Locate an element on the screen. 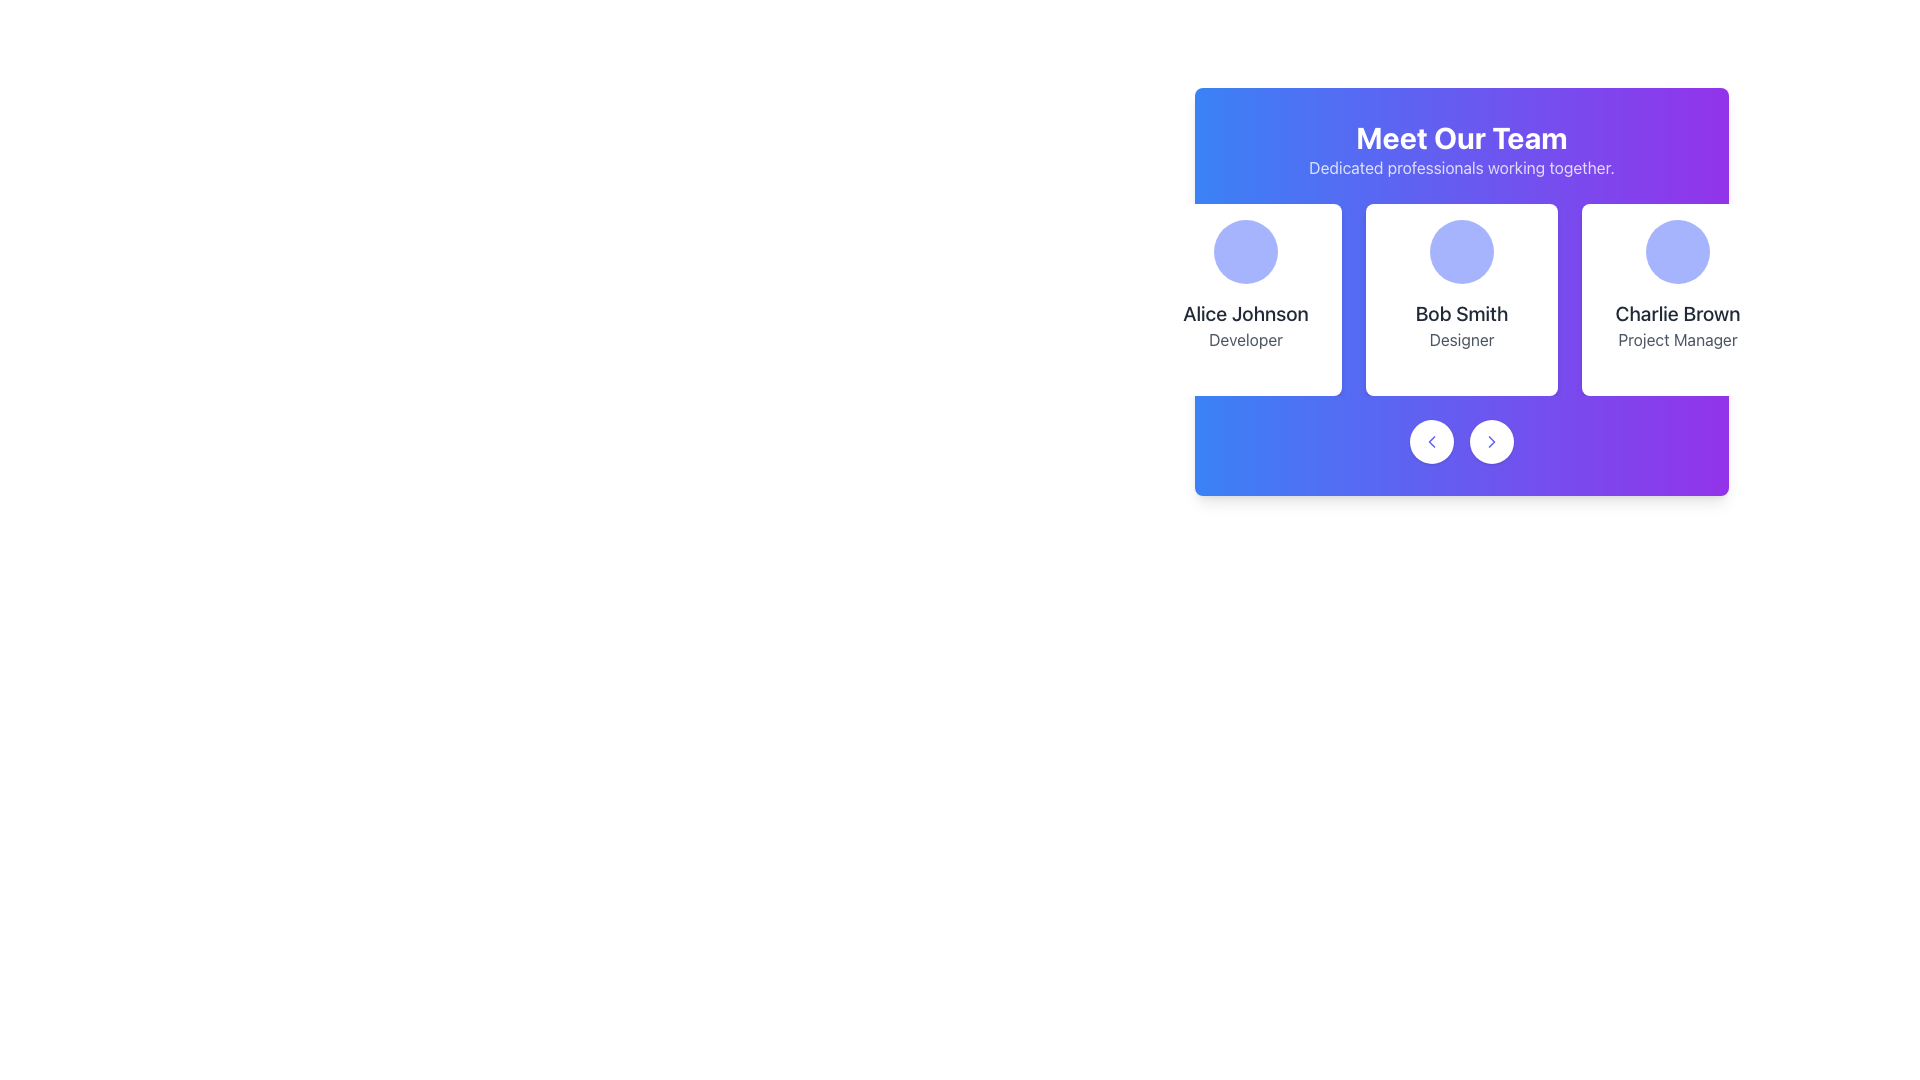 The image size is (1920, 1080). text element indicating the role or position of 'Alice Johnson', located below her name and above an empty space within the card in the 'Meet Our Team' section is located at coordinates (1245, 338).